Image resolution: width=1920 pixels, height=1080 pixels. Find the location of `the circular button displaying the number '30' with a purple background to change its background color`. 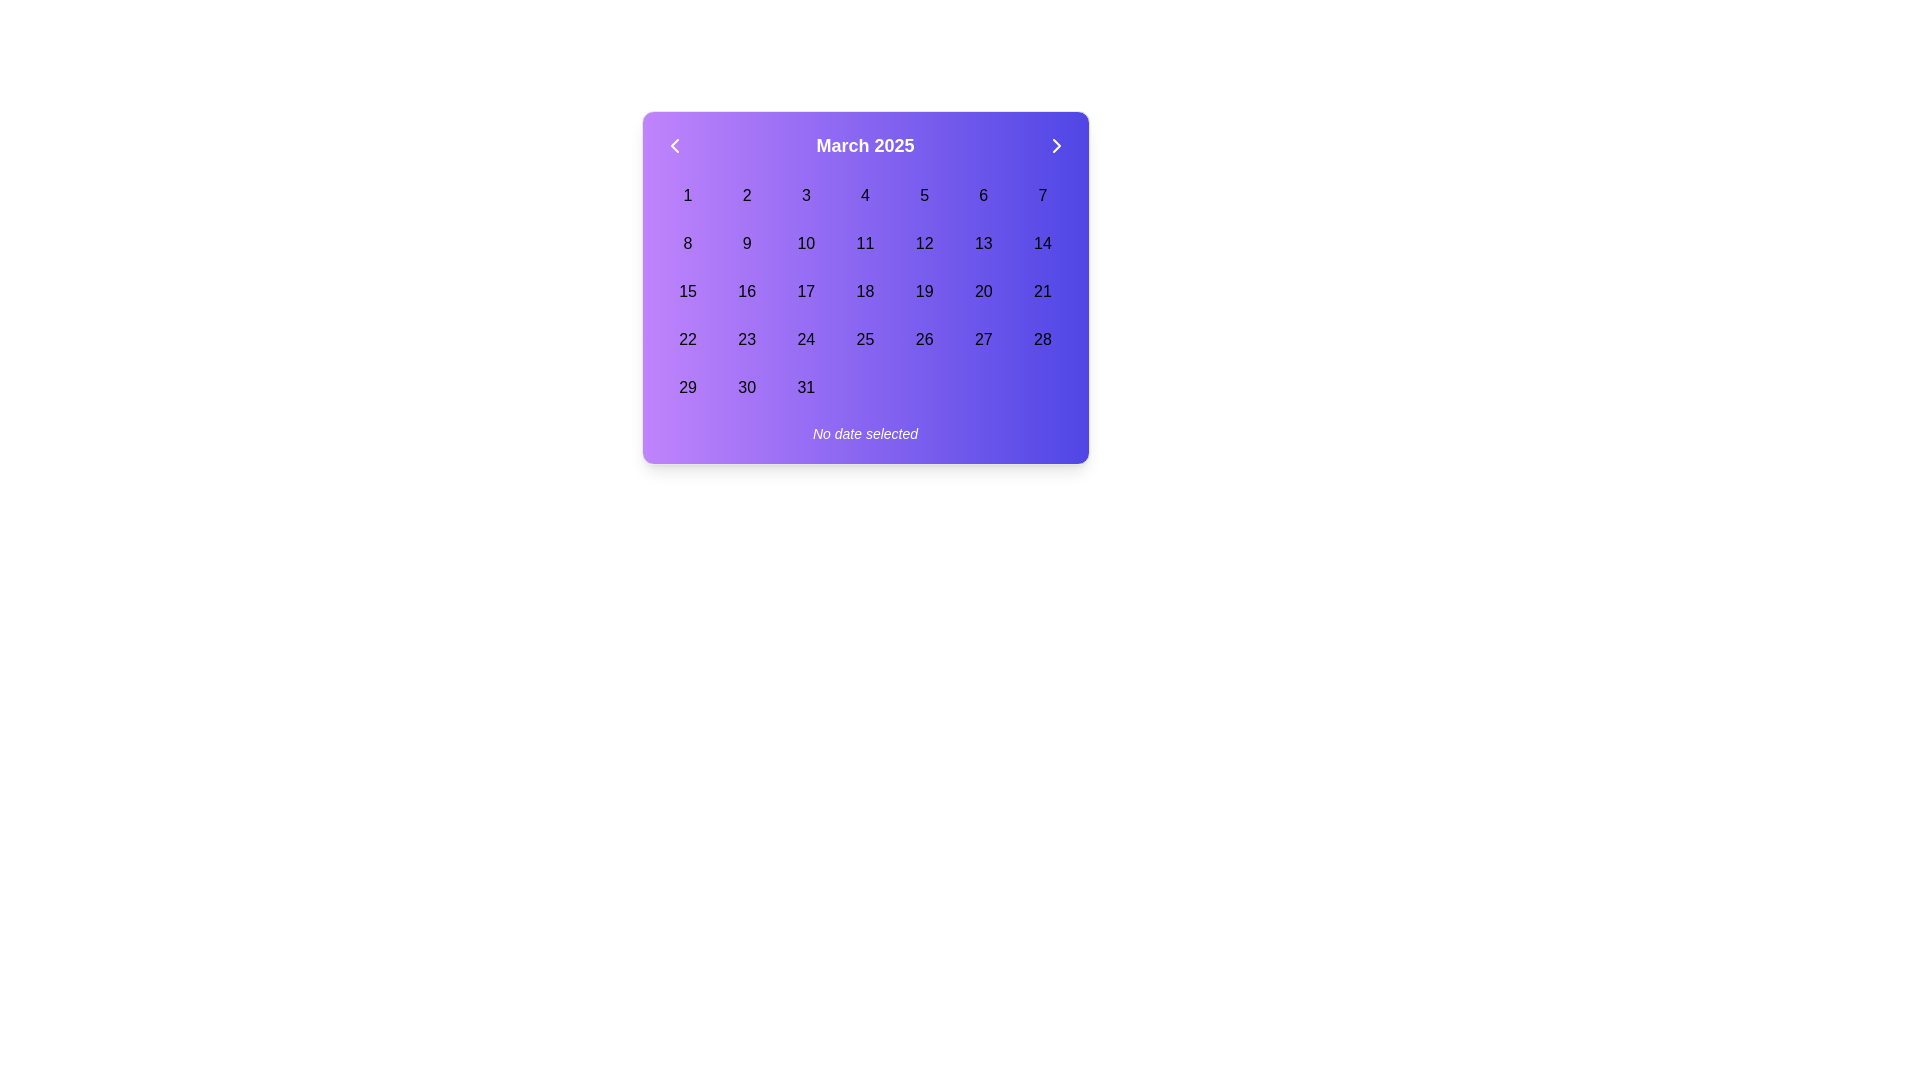

the circular button displaying the number '30' with a purple background to change its background color is located at coordinates (746, 388).